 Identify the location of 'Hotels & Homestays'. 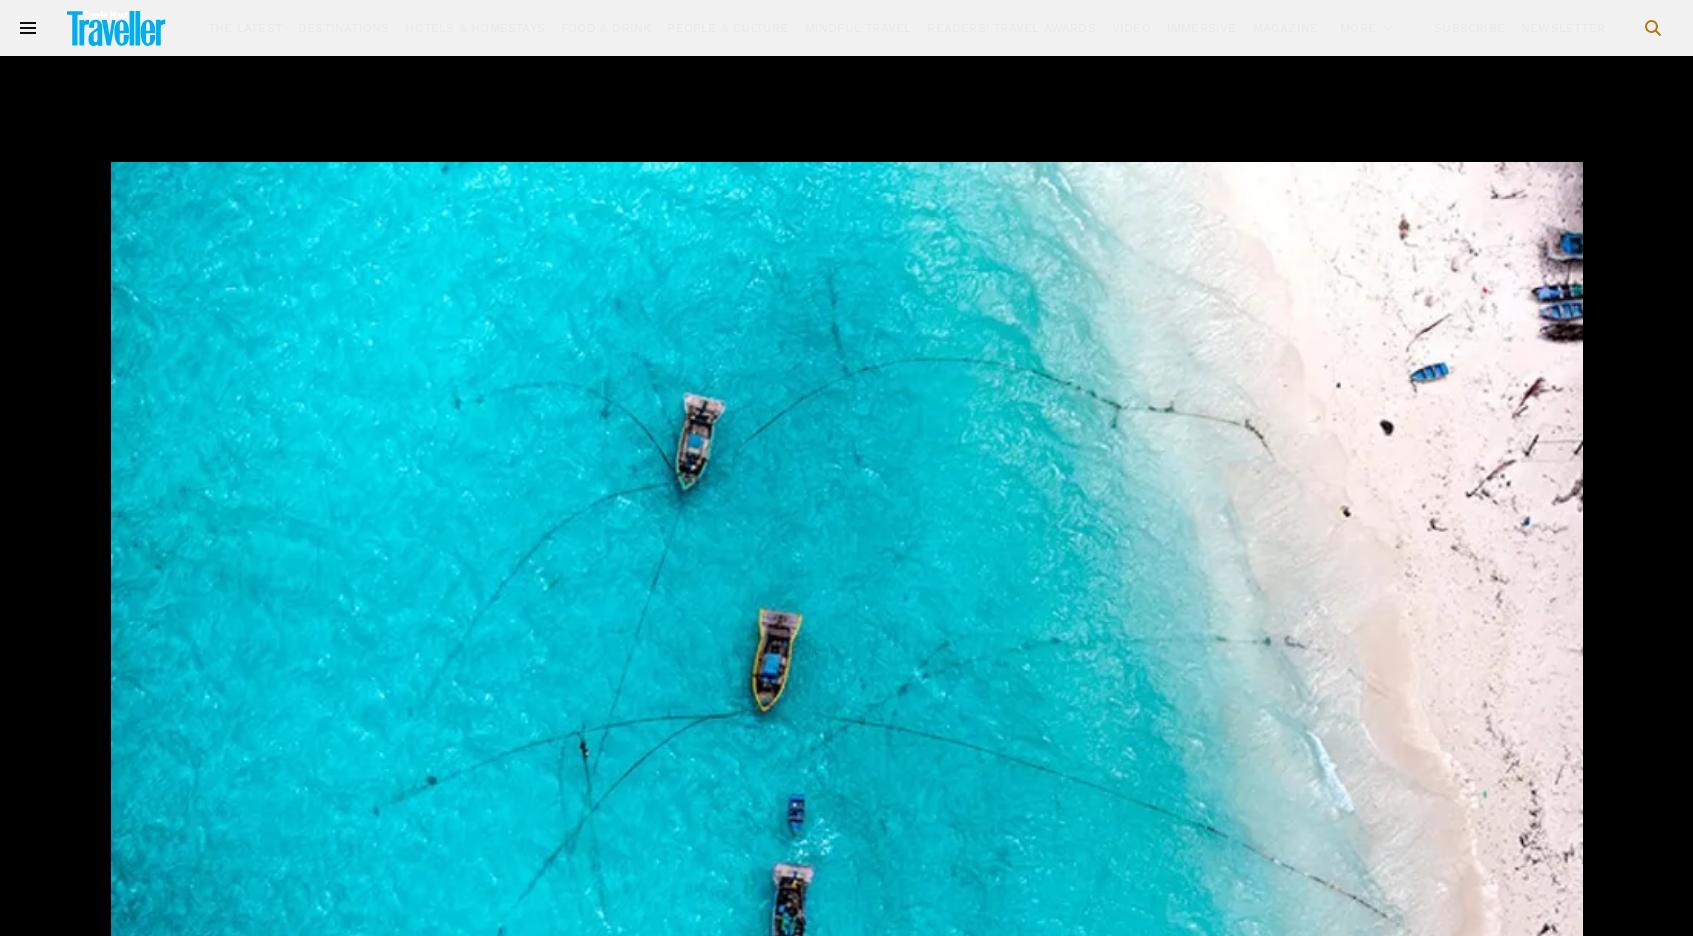
(403, 26).